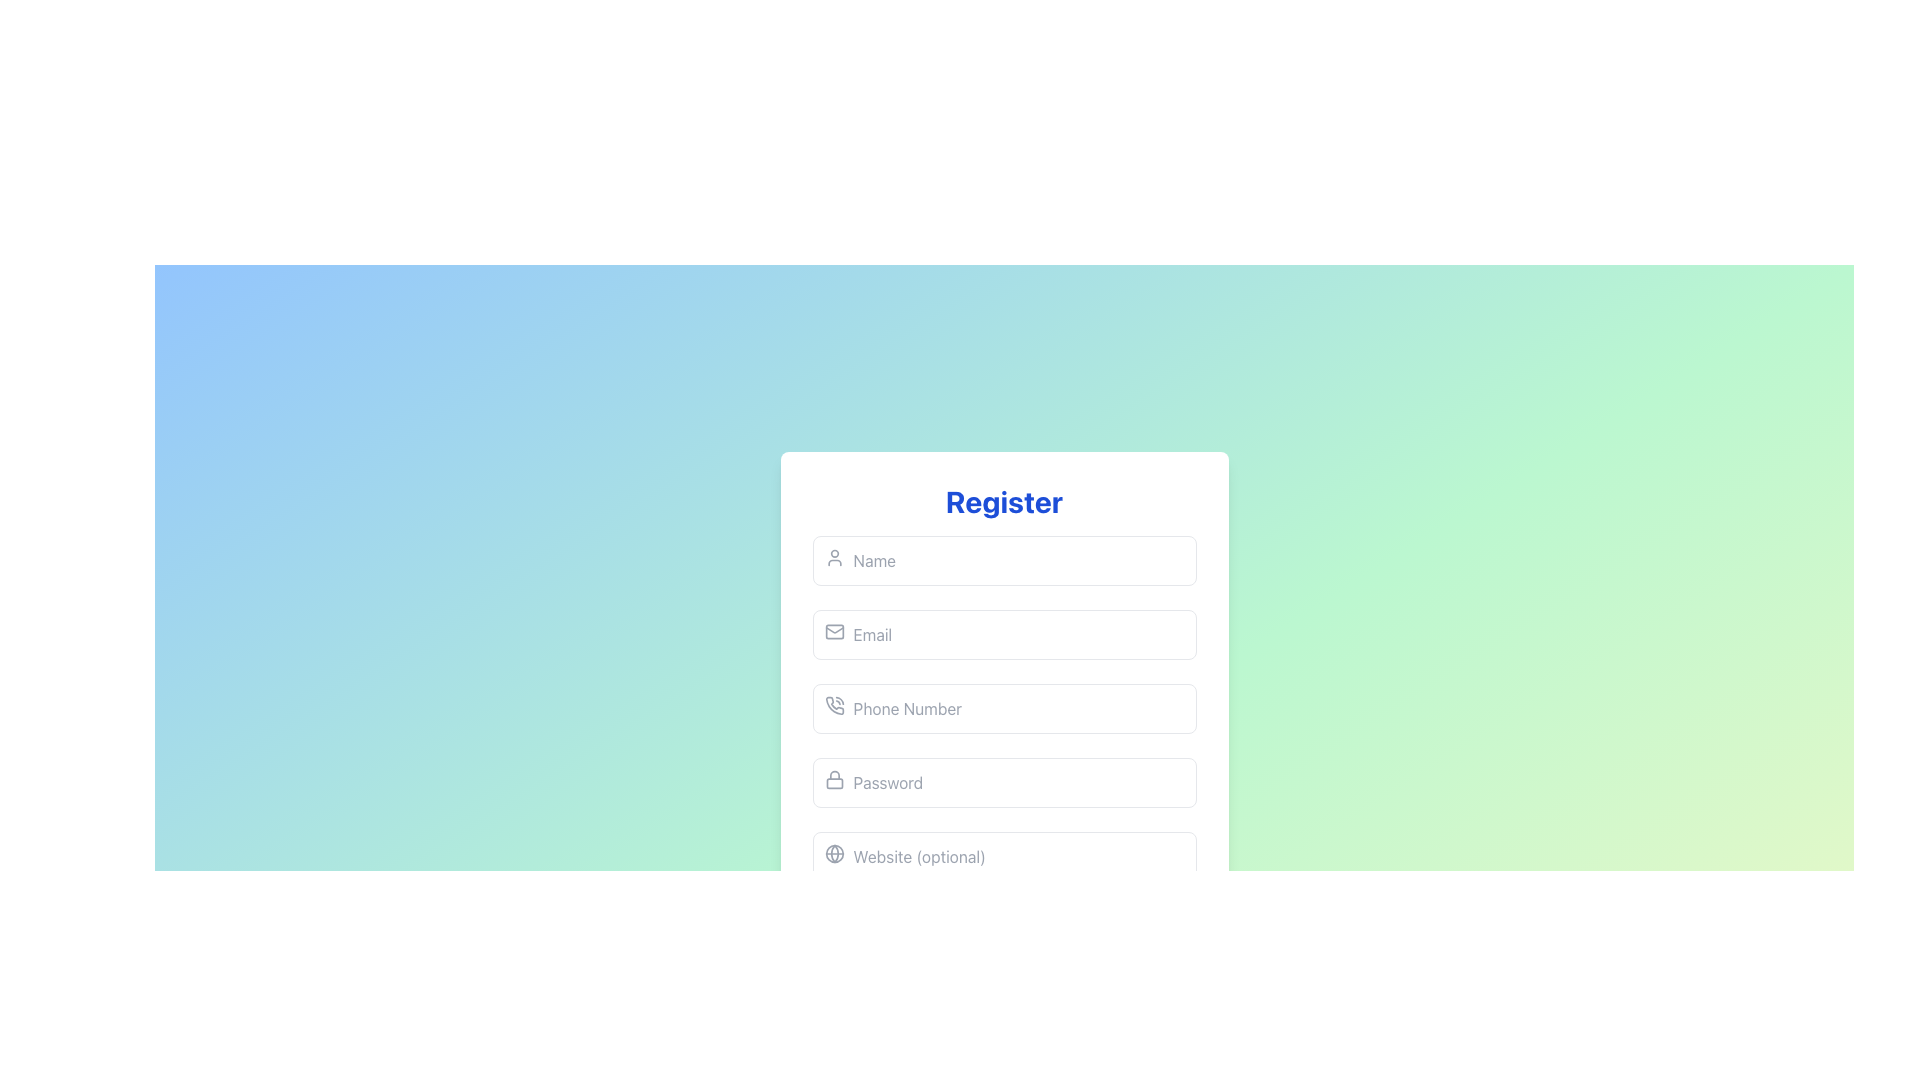  I want to click on the security icon that indicates the password entry field, located at the top-left corner of the password input field in the fourth position of the input list, so click(834, 778).